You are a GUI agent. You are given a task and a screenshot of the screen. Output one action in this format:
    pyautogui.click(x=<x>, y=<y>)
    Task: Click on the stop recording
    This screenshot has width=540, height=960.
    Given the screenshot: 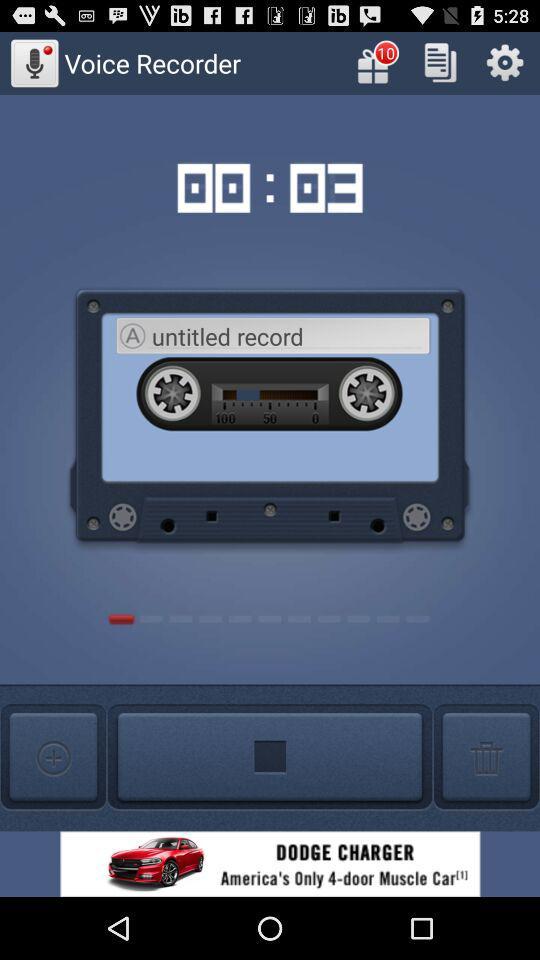 What is the action you would take?
    pyautogui.click(x=270, y=756)
    